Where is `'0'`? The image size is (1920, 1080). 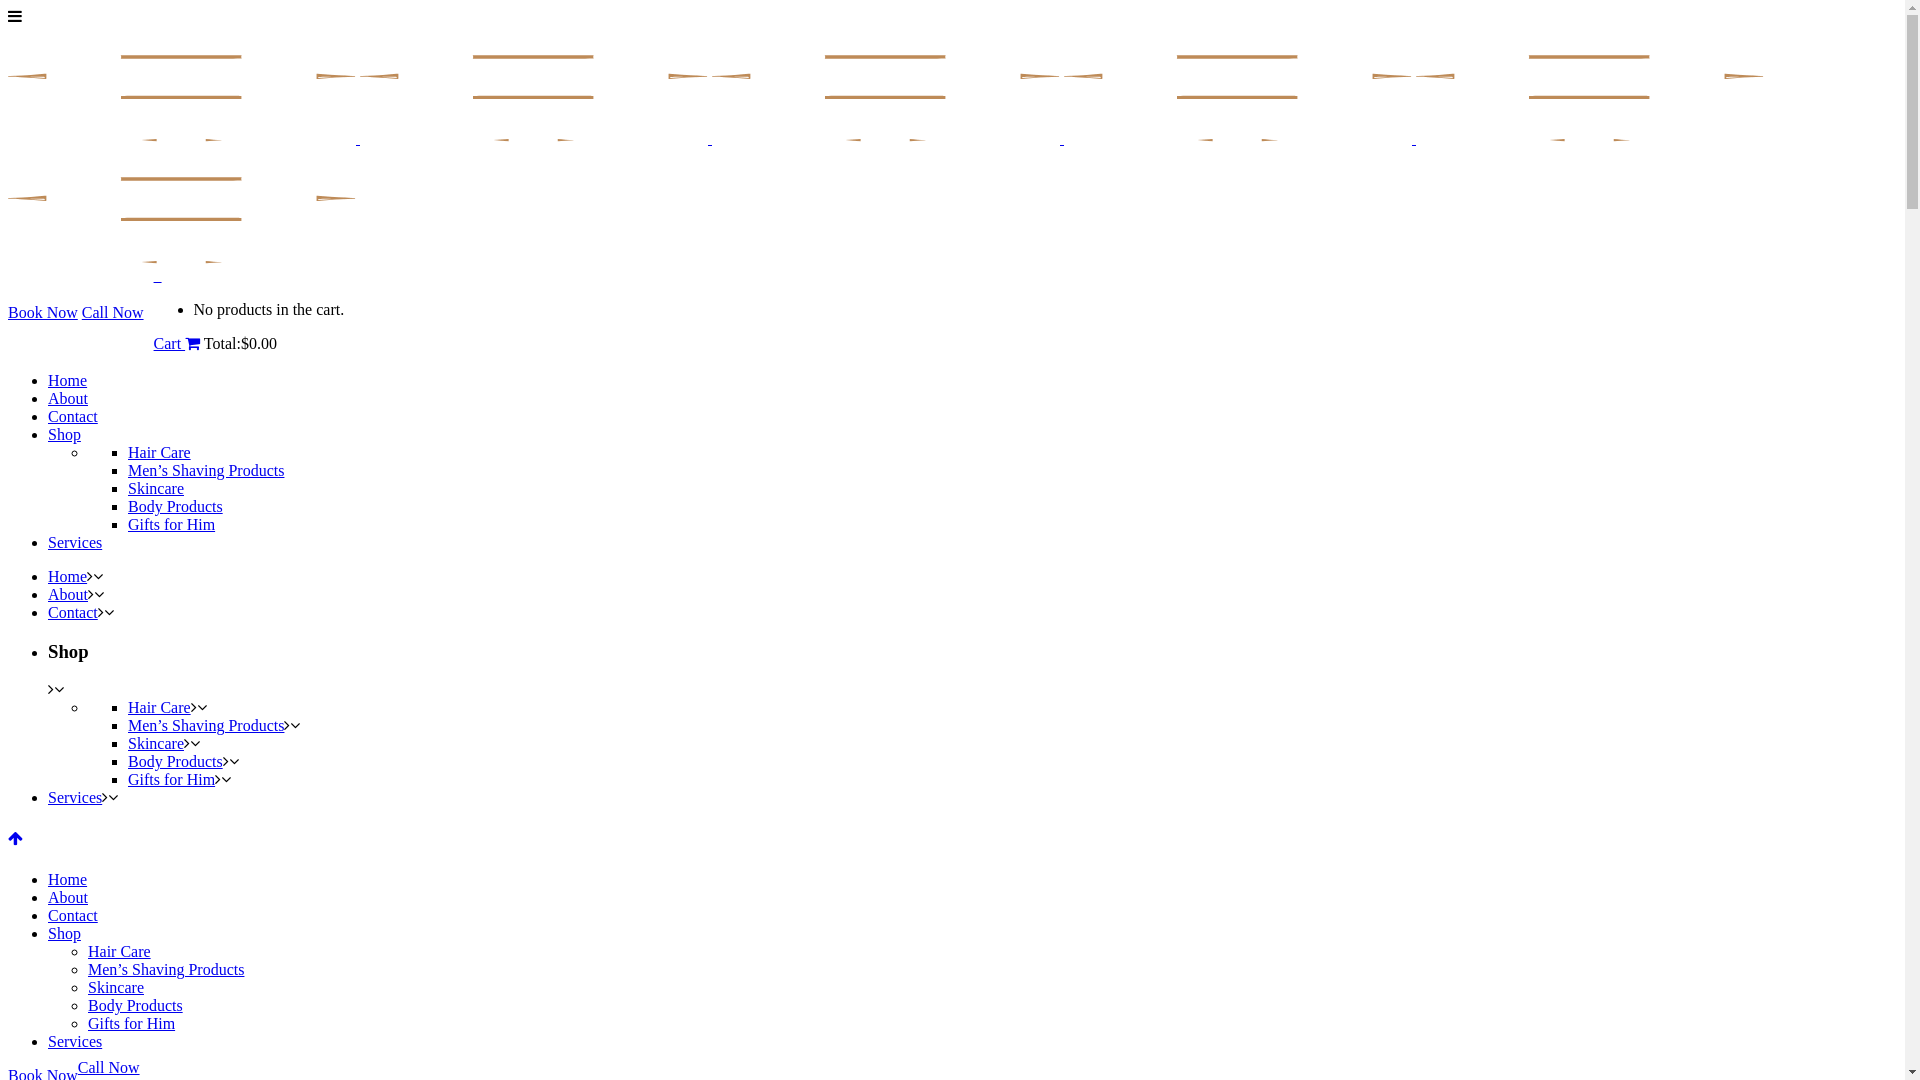
'0' is located at coordinates (157, 275).